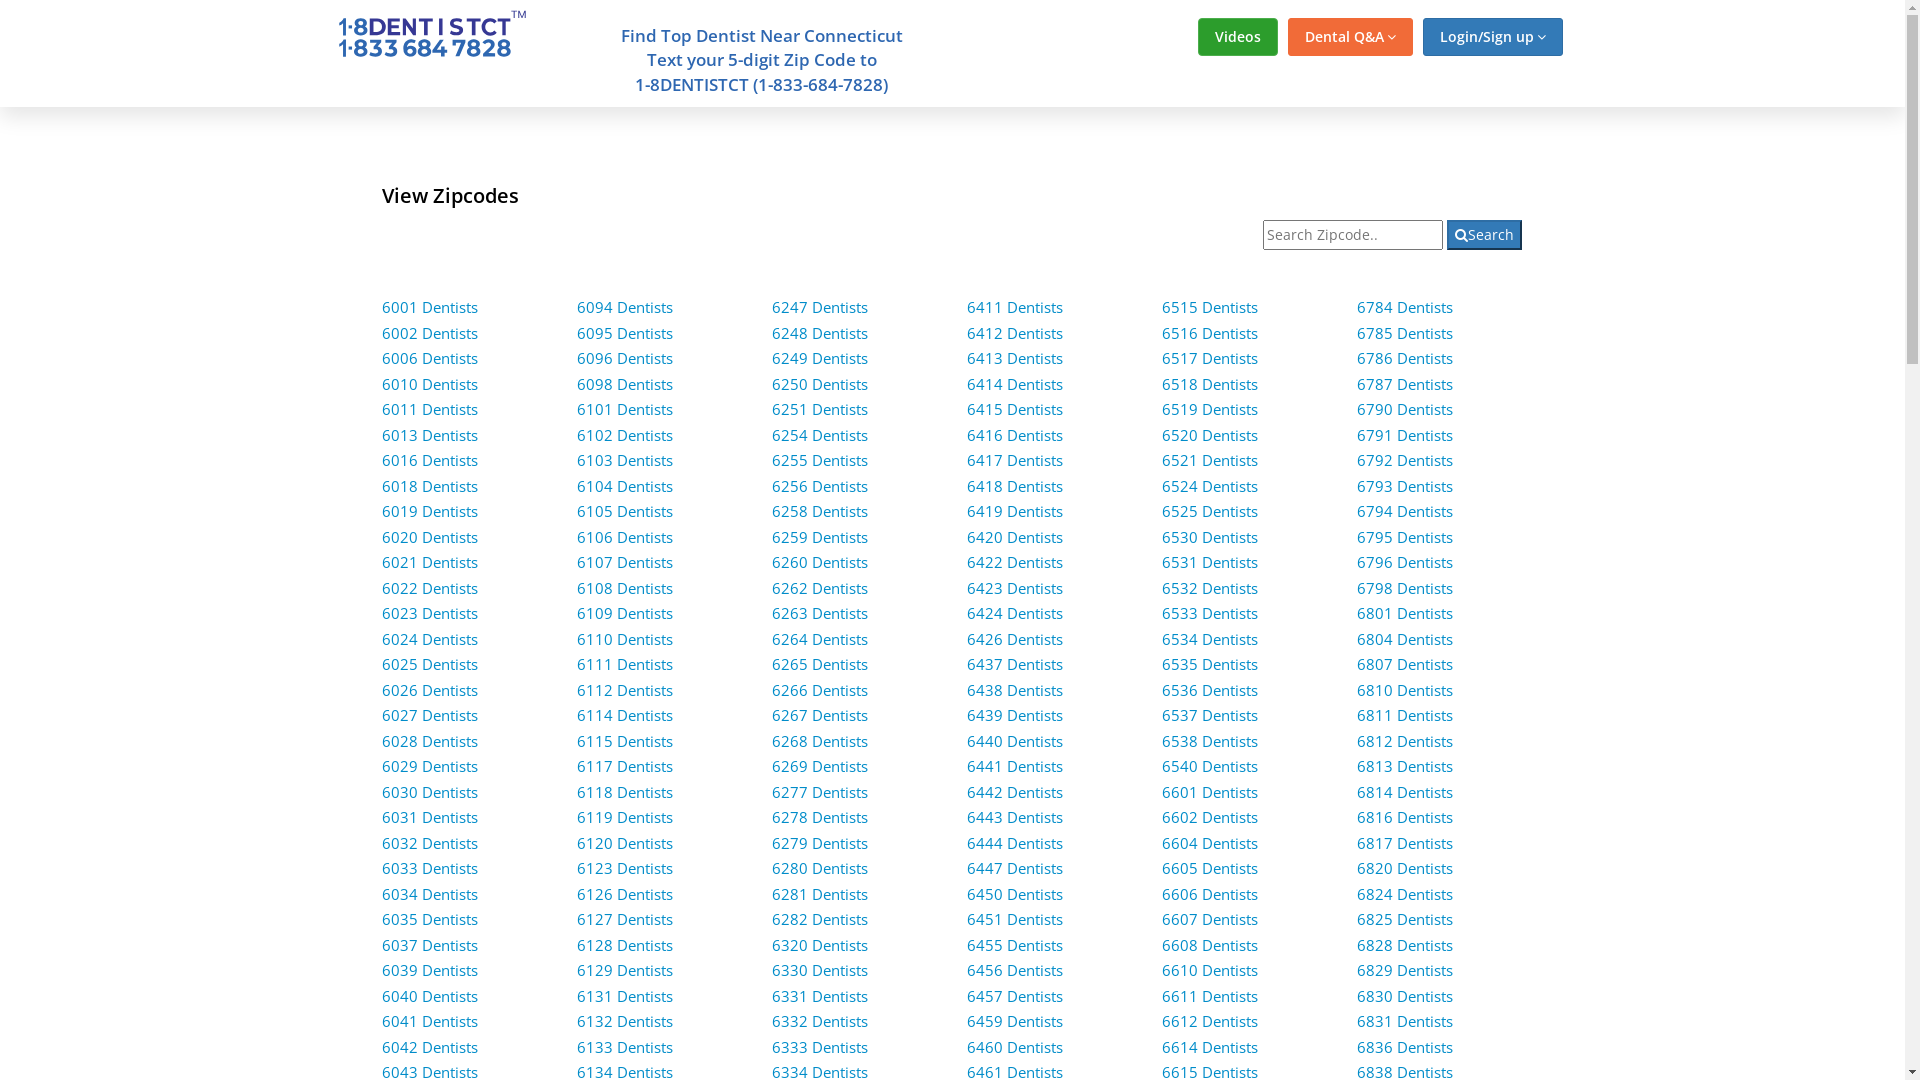 The image size is (1920, 1080). Describe the element at coordinates (1404, 486) in the screenshot. I see `'6793 Dentists'` at that location.